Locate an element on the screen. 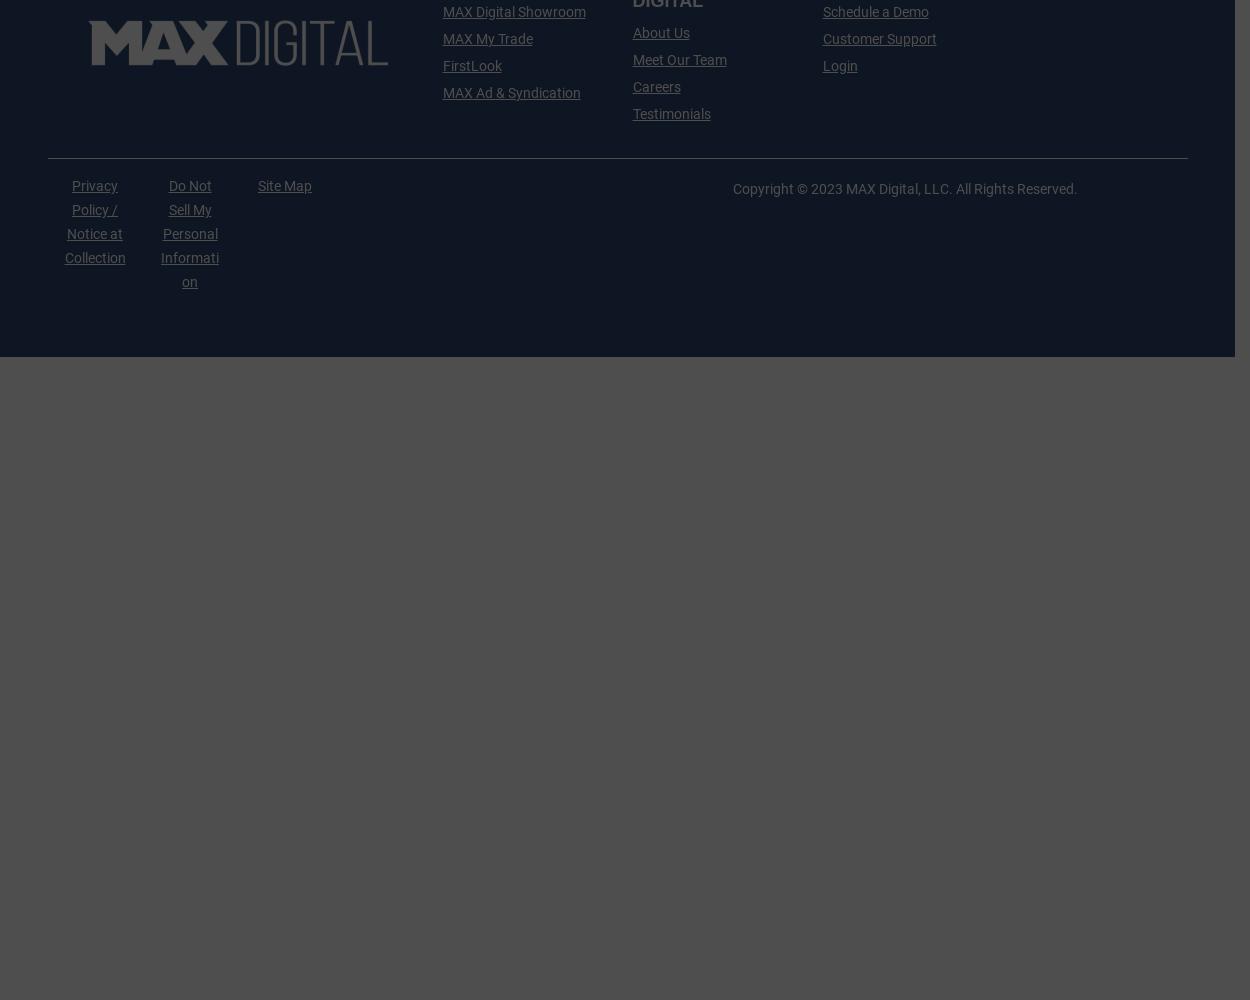 This screenshot has width=1250, height=1000. 'Privacy Policy / Notice at Collection' is located at coordinates (63, 221).